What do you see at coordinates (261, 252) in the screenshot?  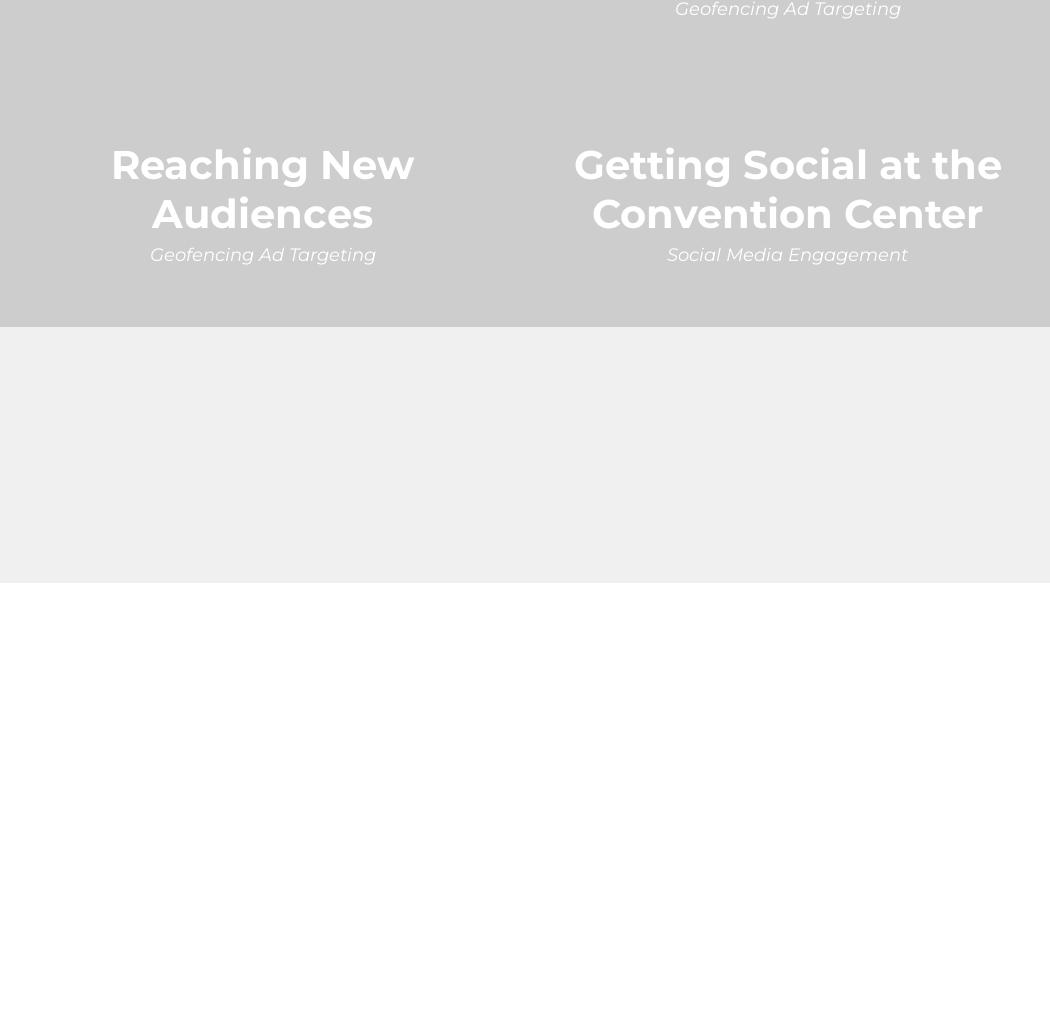 I see `'Geofencing Ad Targeting'` at bounding box center [261, 252].